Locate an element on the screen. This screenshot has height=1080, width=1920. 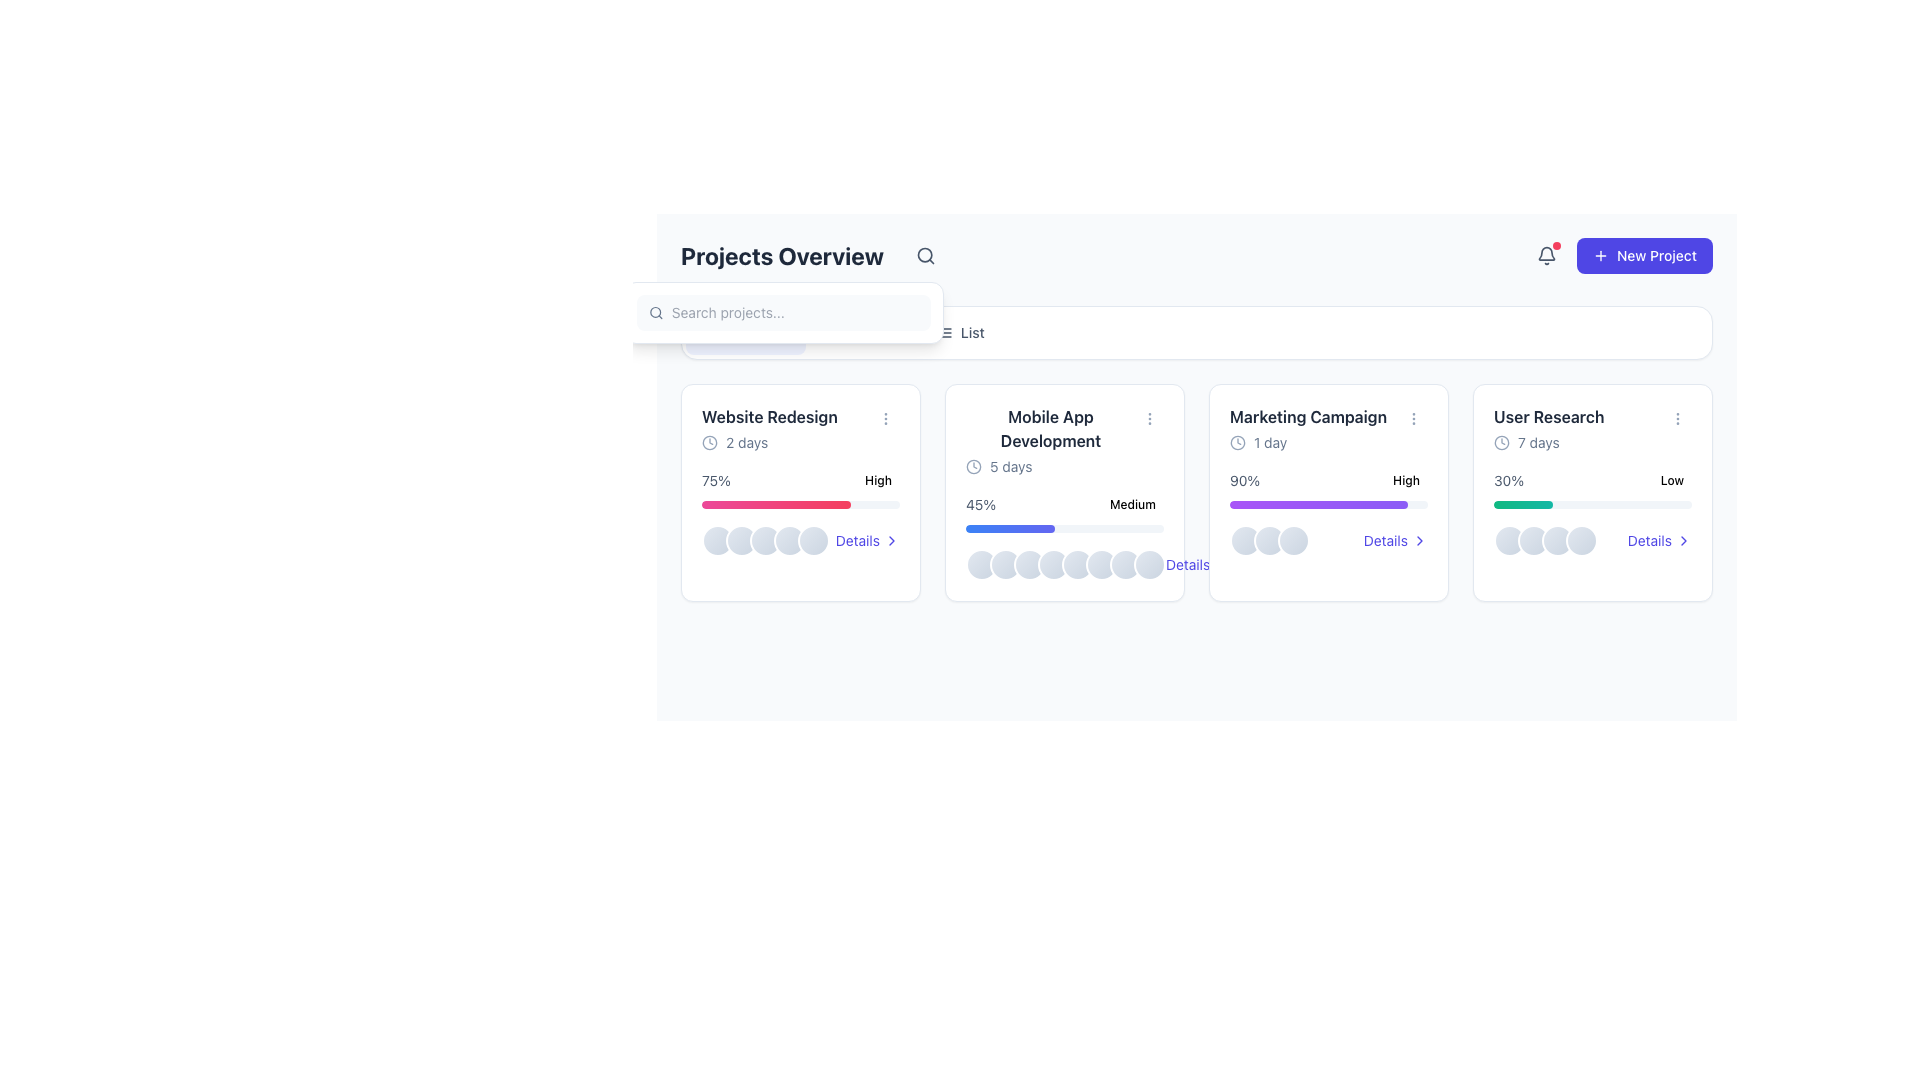
the progress status of the 'High' priority task in the Marketing Campaign section, which shows 90% completion is located at coordinates (1329, 489).